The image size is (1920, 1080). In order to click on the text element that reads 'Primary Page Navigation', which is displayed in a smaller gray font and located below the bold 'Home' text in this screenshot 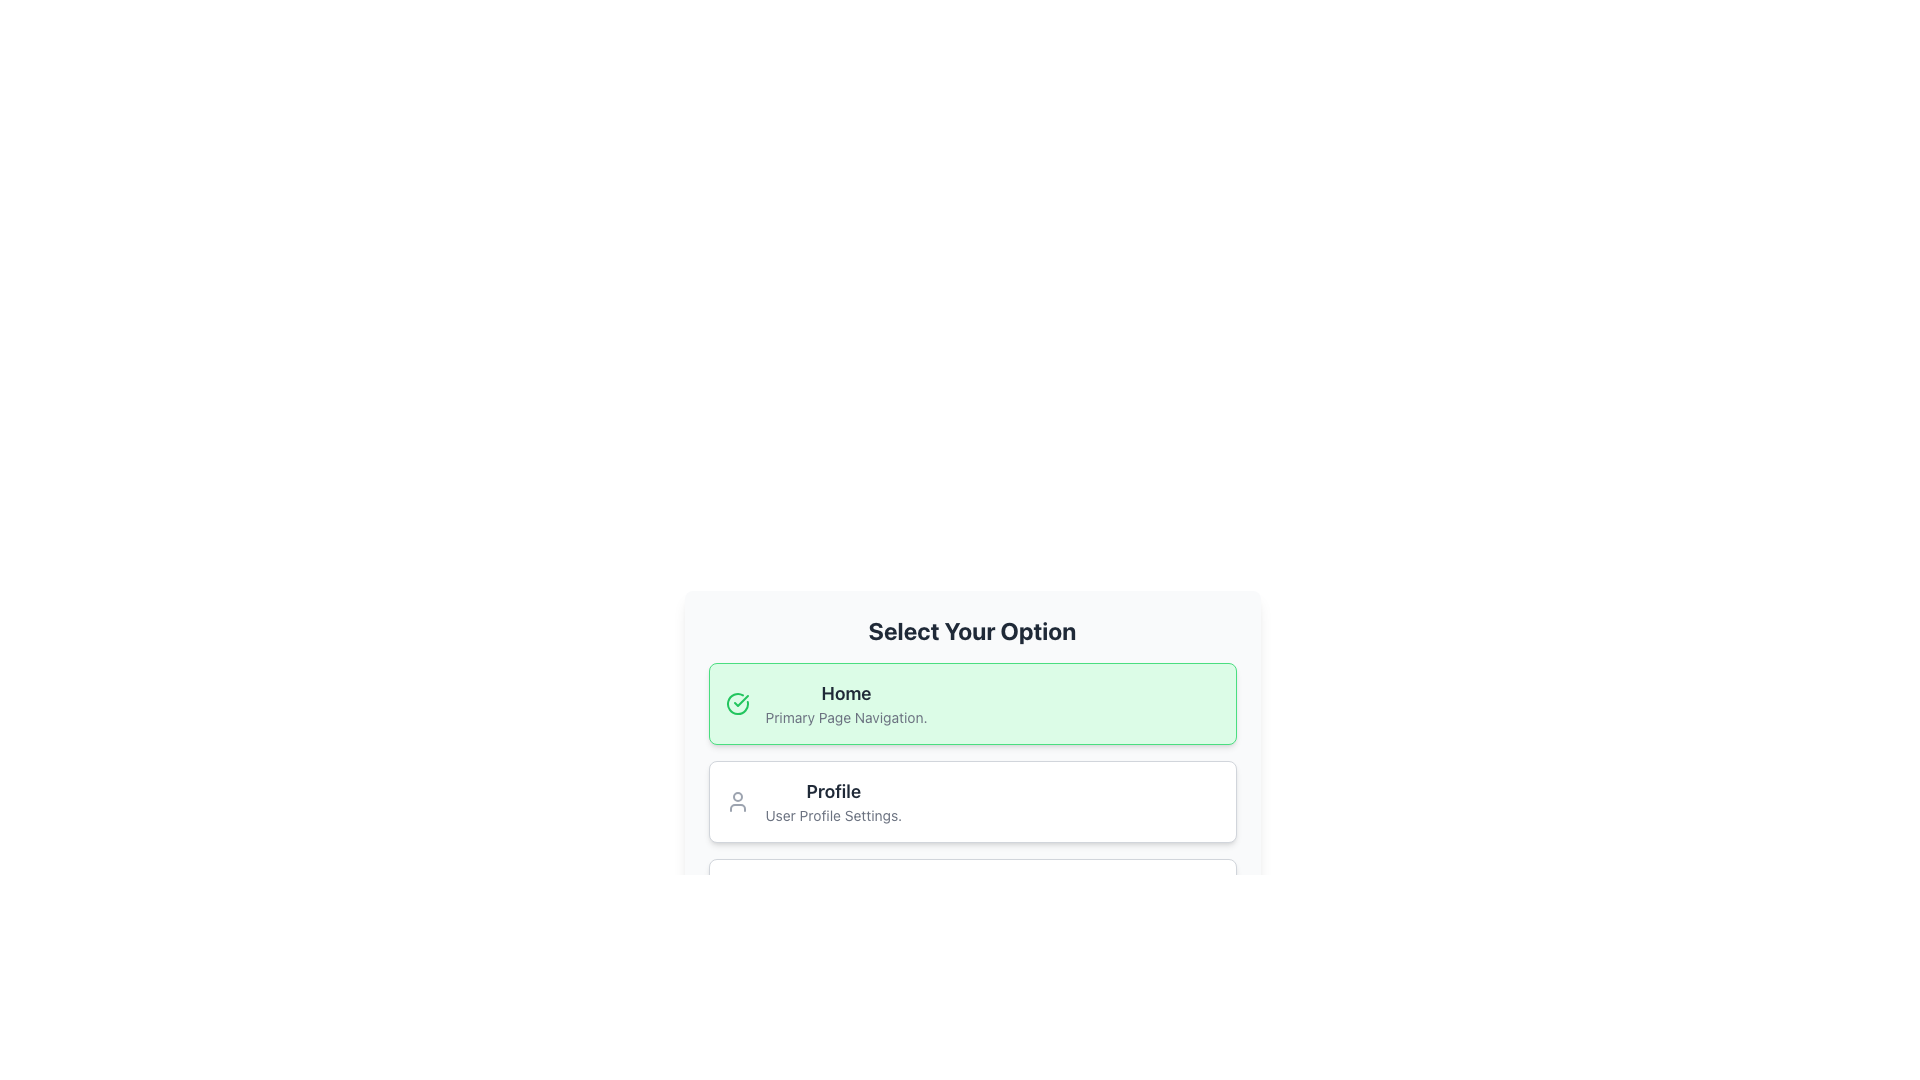, I will do `click(846, 716)`.